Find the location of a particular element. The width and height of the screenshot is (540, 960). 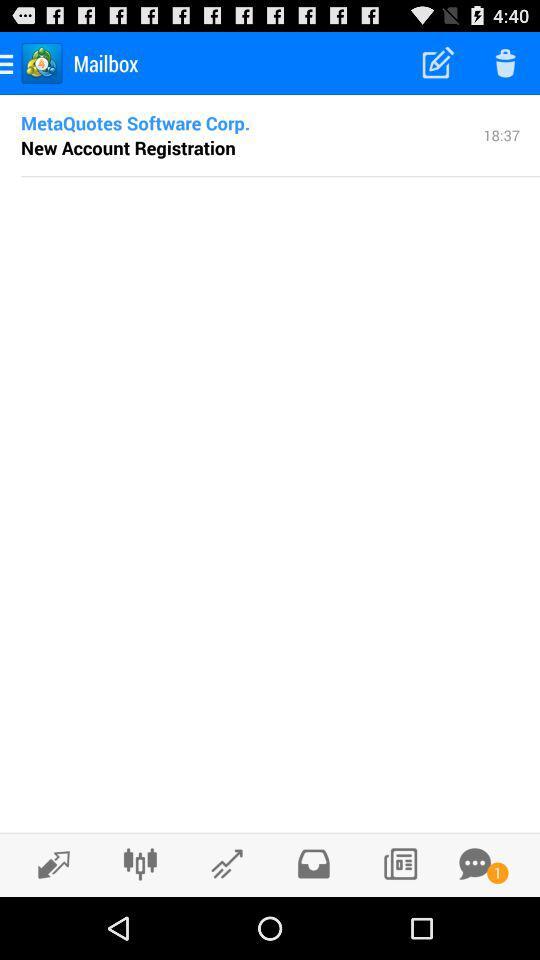

realtime quotes is located at coordinates (48, 863).